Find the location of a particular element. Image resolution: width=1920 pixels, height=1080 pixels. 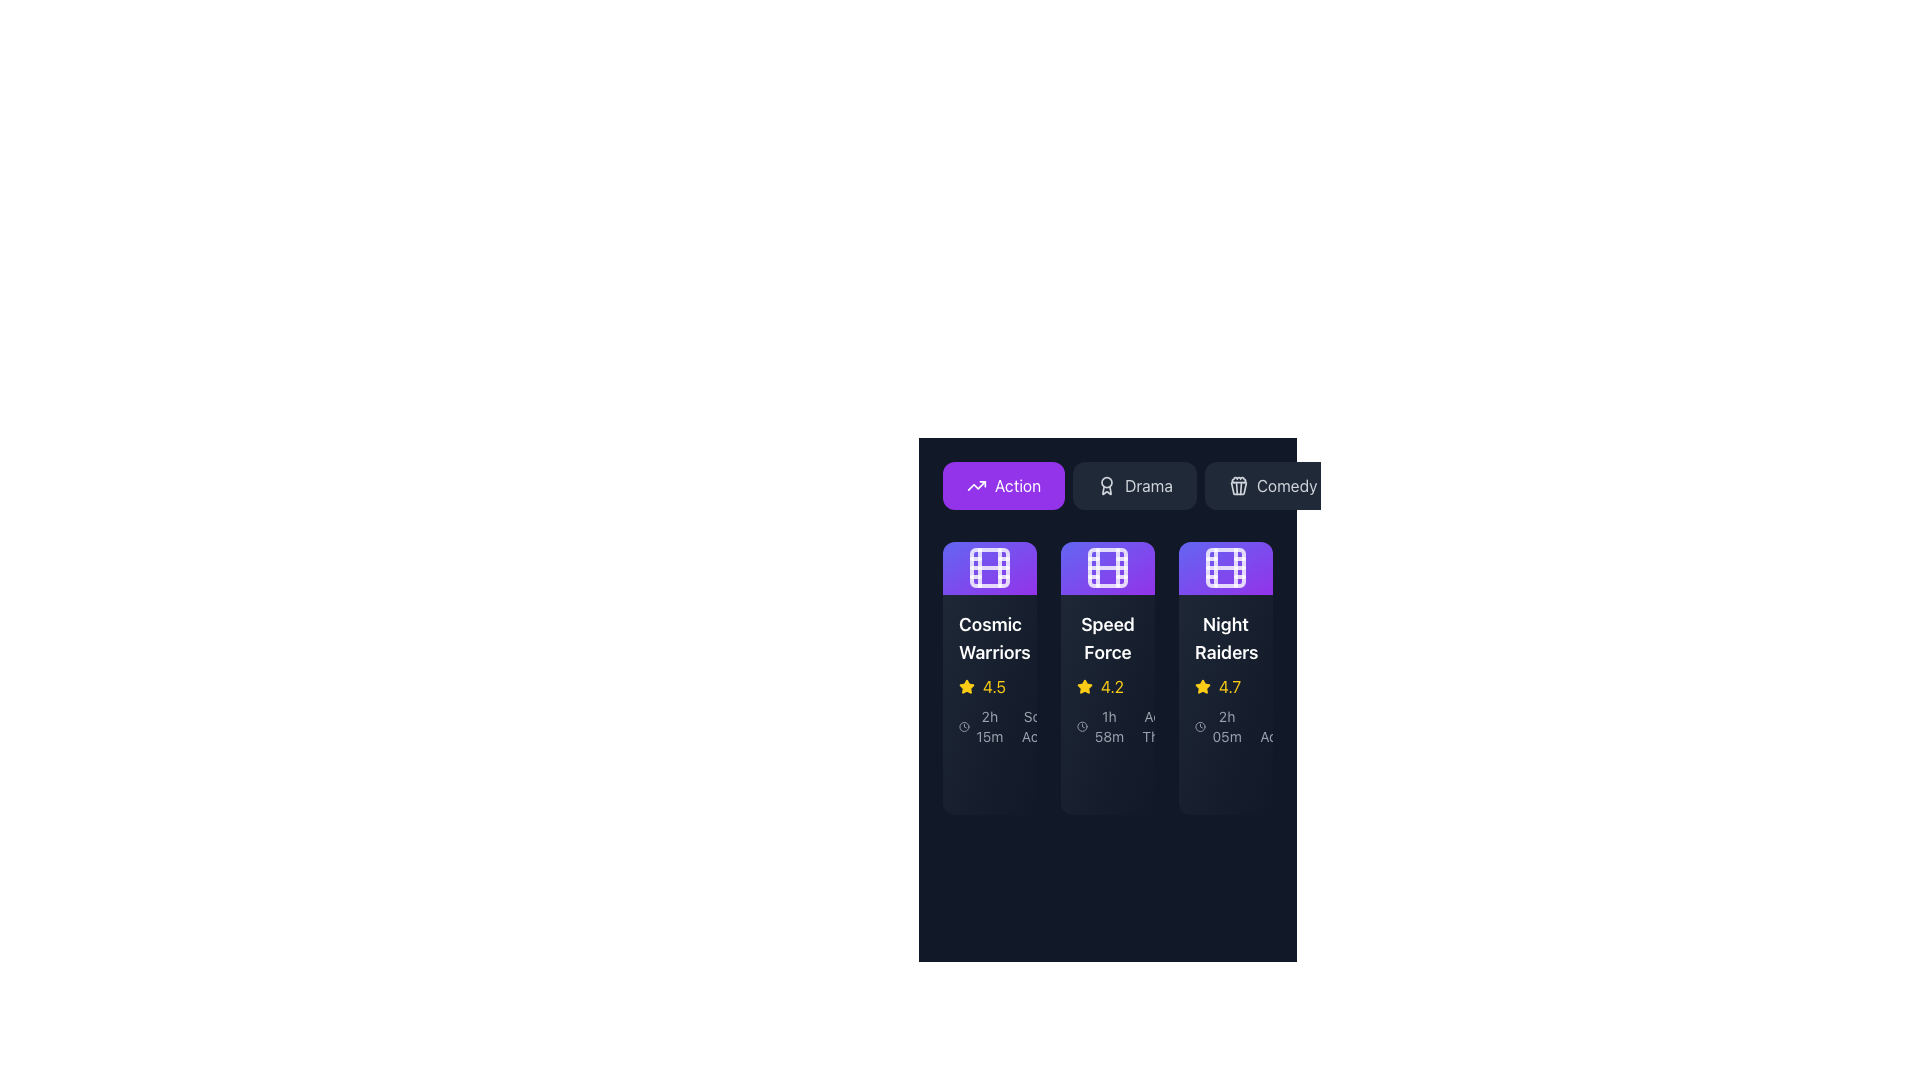

the 'Drama' text label displayed in white color on a dark background, which is the rightmost genre label in the top row of the interface is located at coordinates (1148, 486).